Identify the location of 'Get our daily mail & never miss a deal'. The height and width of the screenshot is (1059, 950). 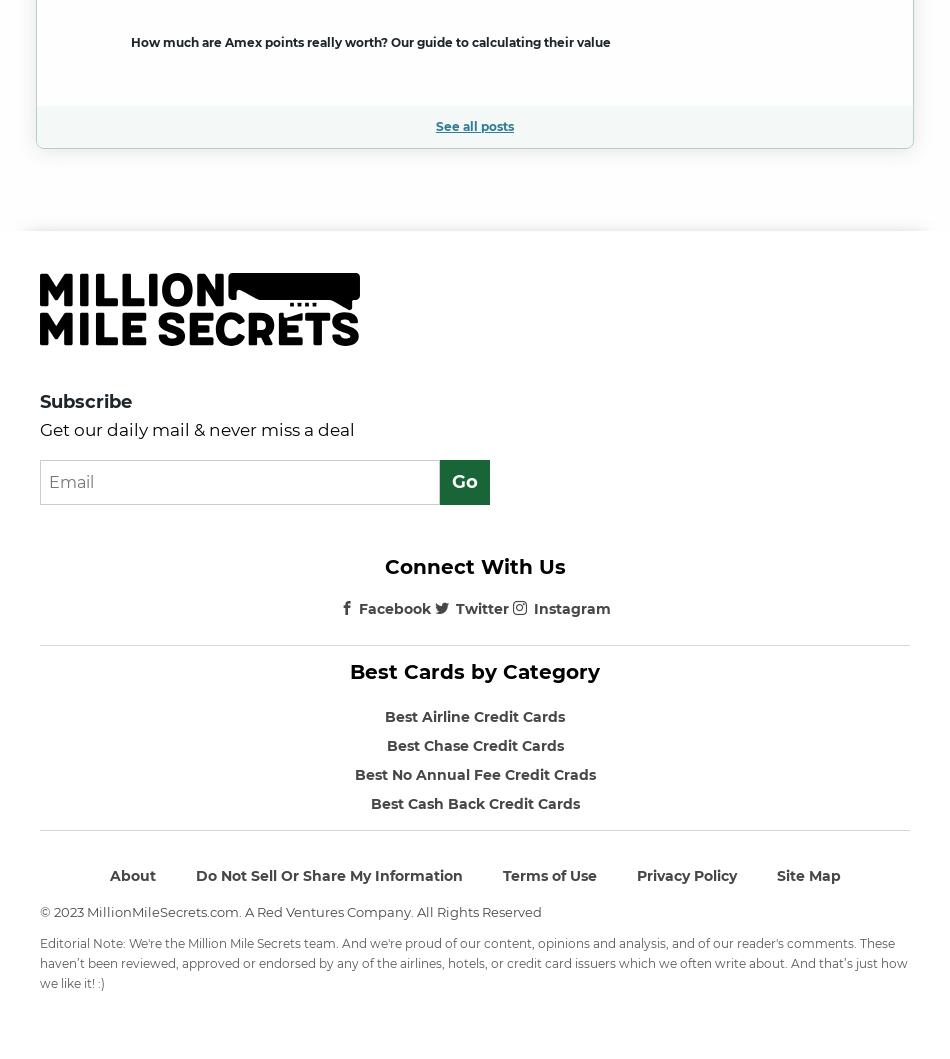
(197, 429).